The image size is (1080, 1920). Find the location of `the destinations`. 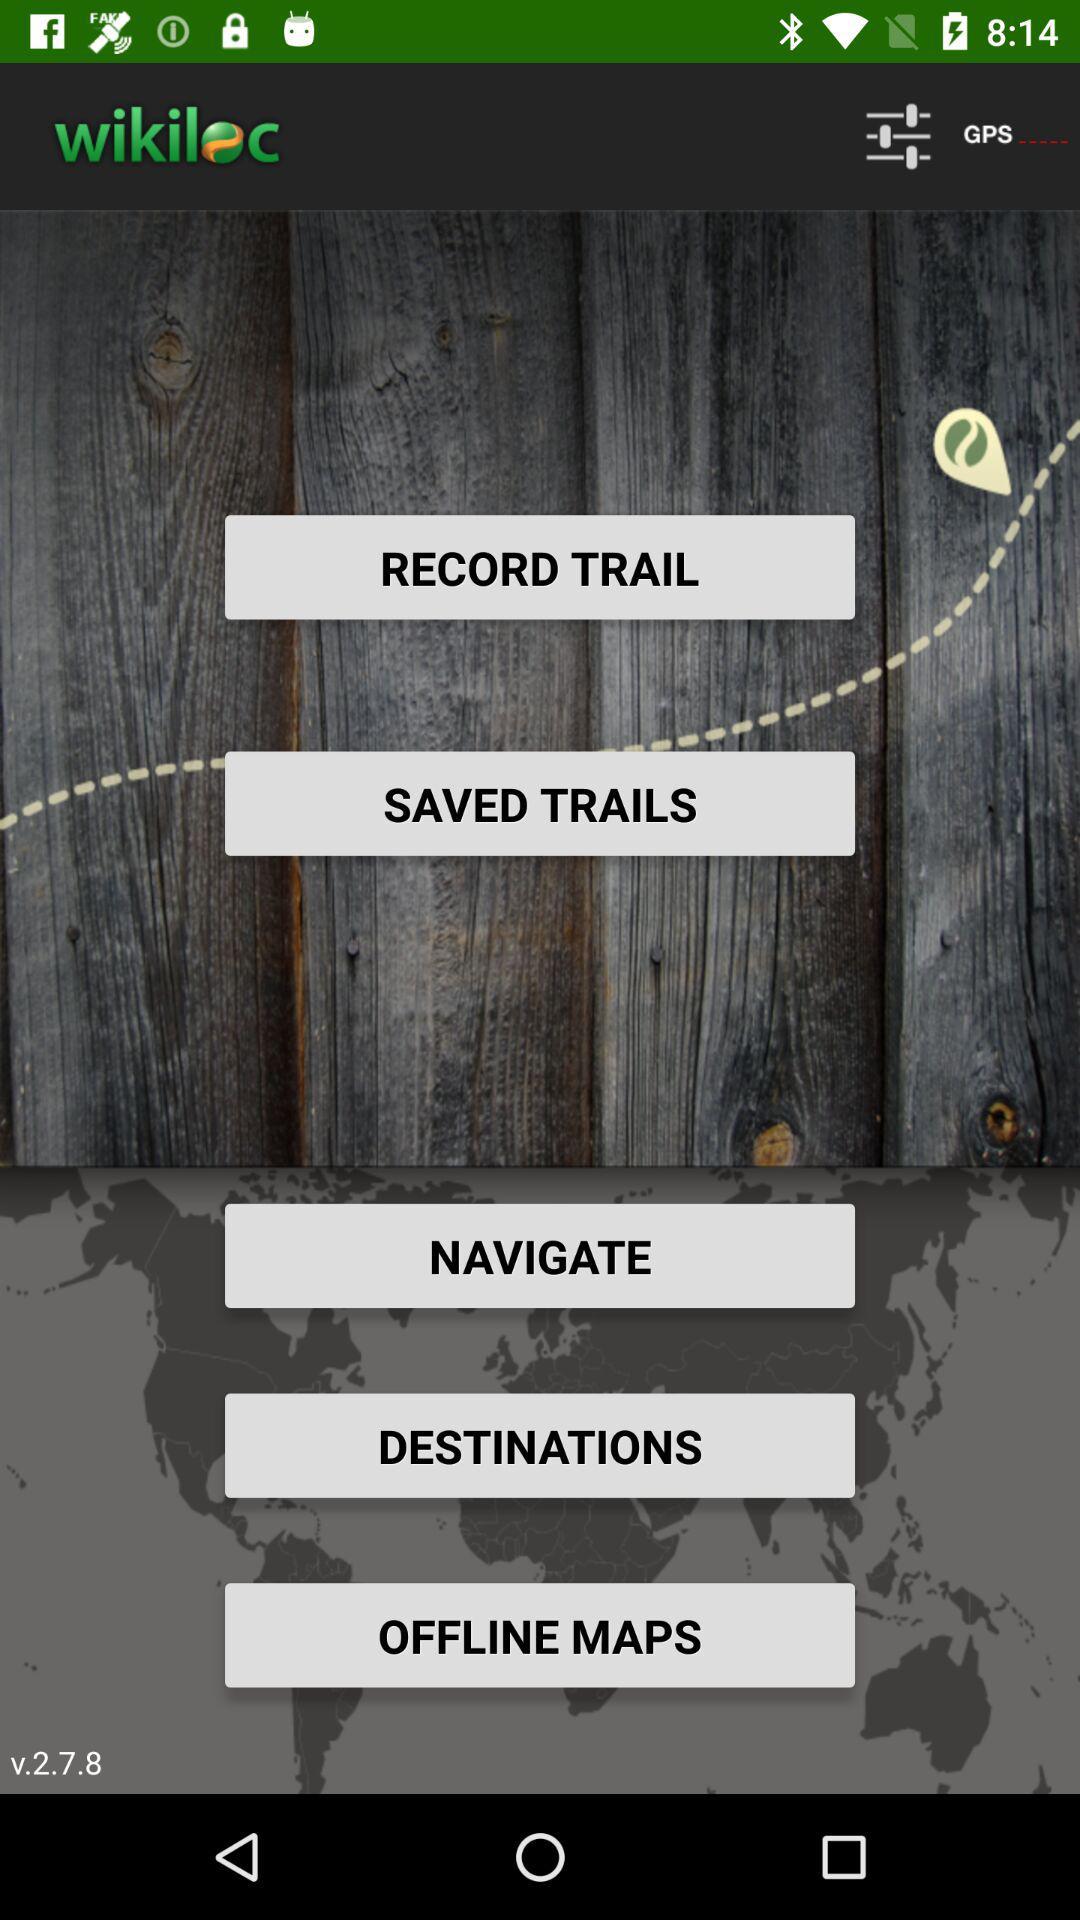

the destinations is located at coordinates (540, 1445).